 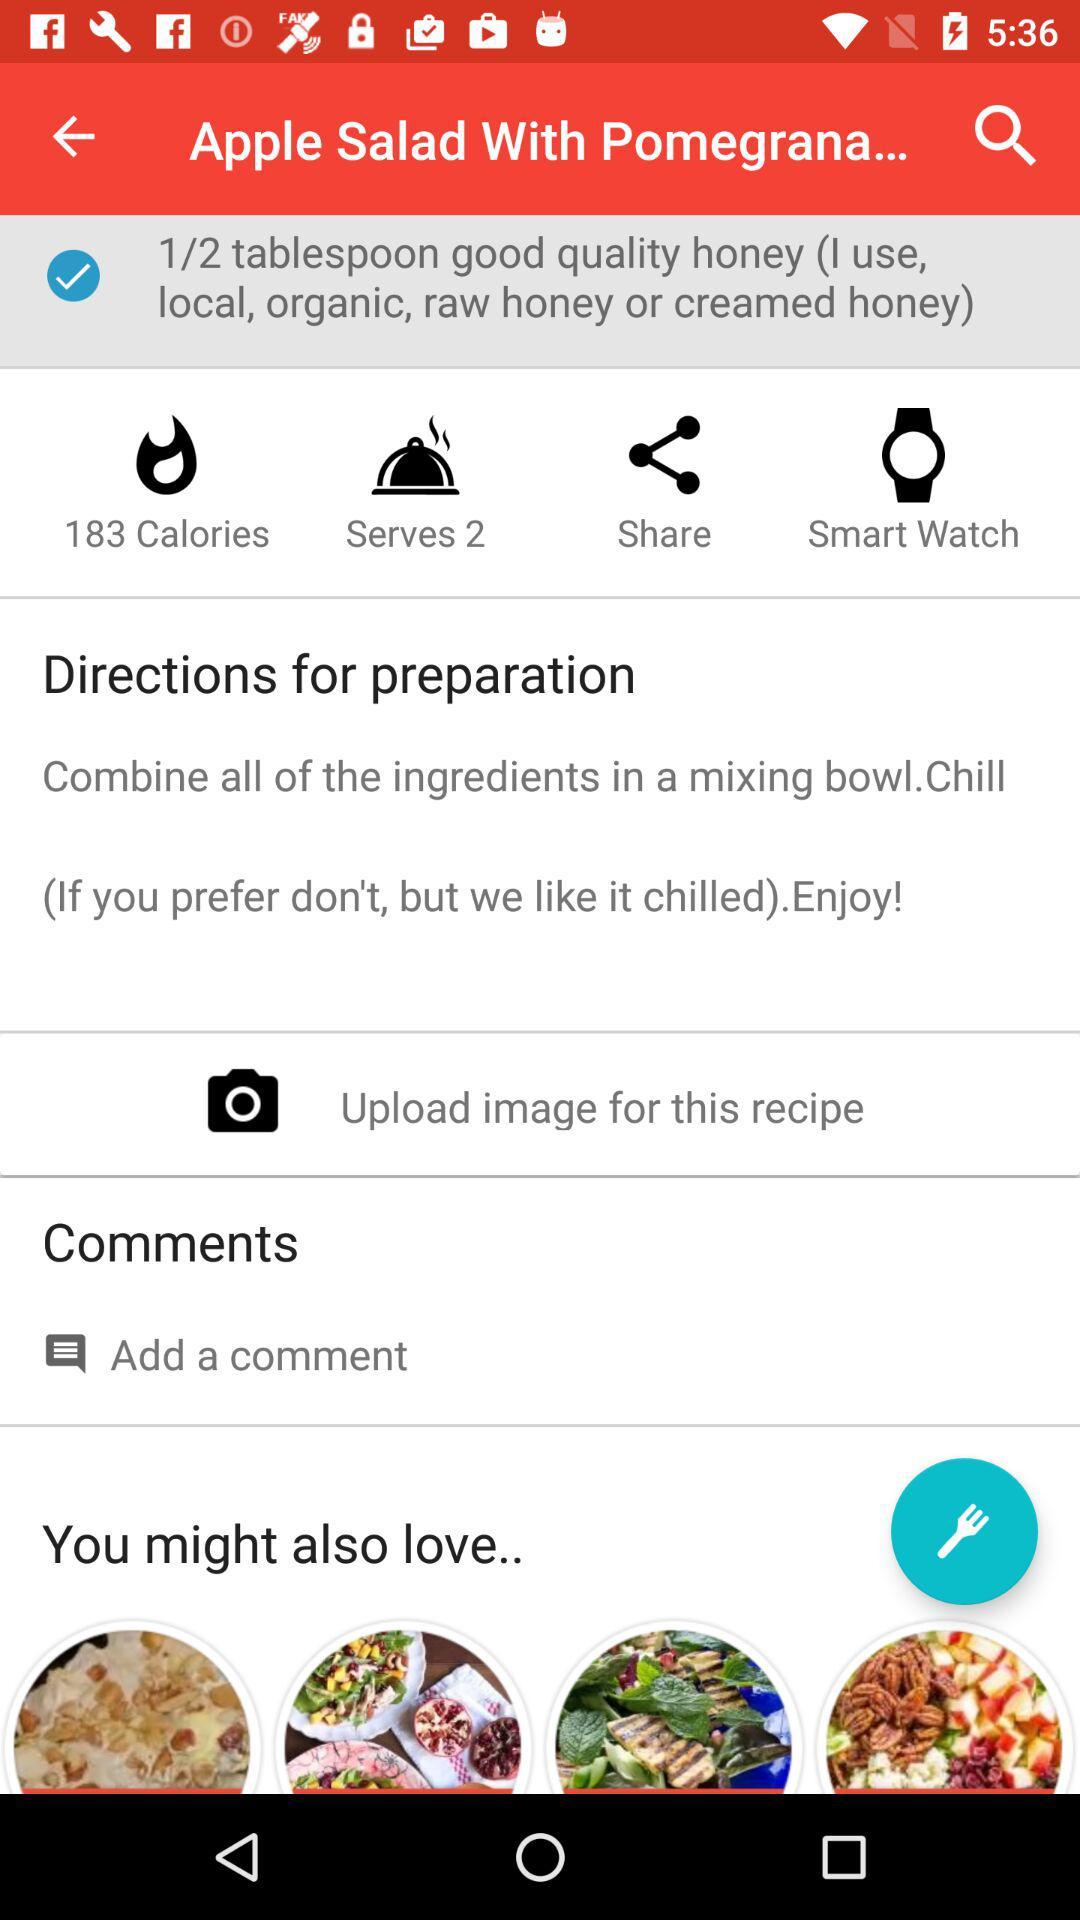 What do you see at coordinates (1006, 135) in the screenshot?
I see `the item to the right of apple salad with item` at bounding box center [1006, 135].